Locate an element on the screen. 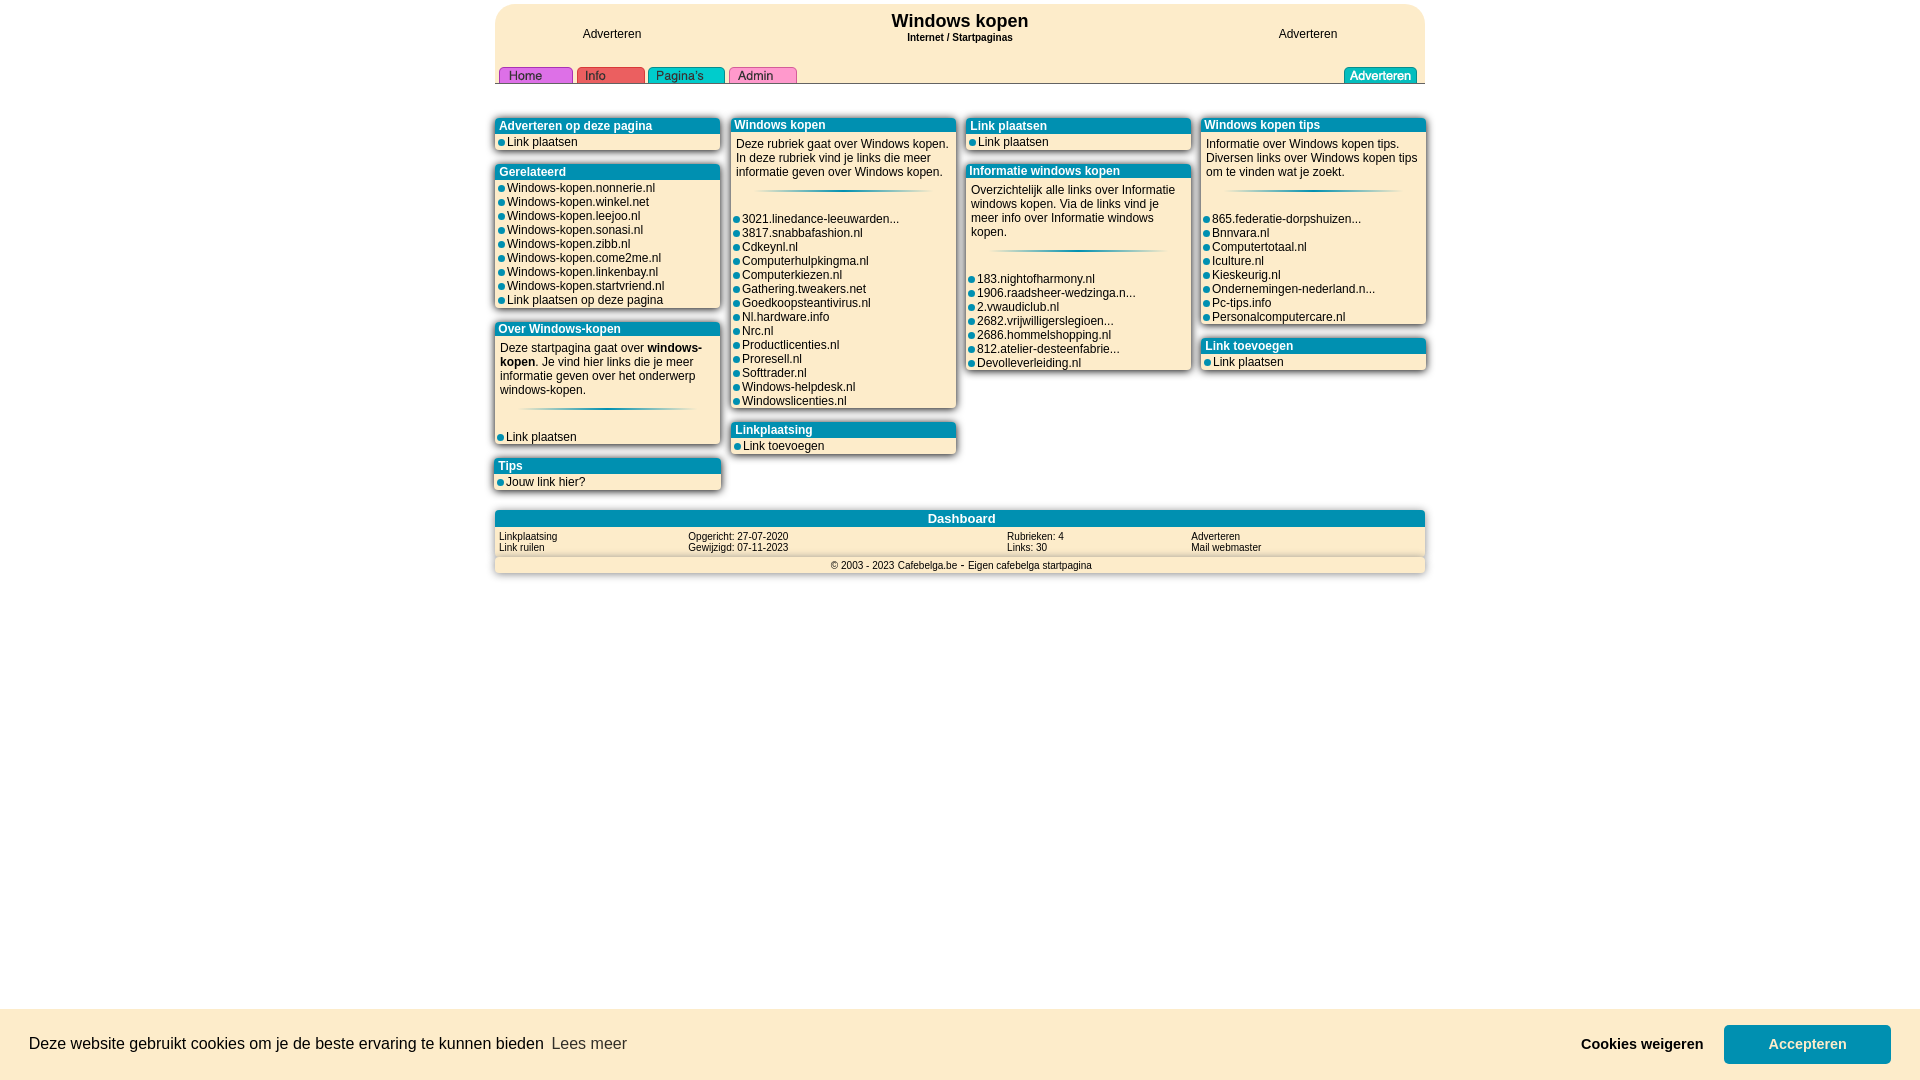 This screenshot has height=1080, width=1920. 'Windows-kopen.nonnerie.nl' is located at coordinates (579, 188).